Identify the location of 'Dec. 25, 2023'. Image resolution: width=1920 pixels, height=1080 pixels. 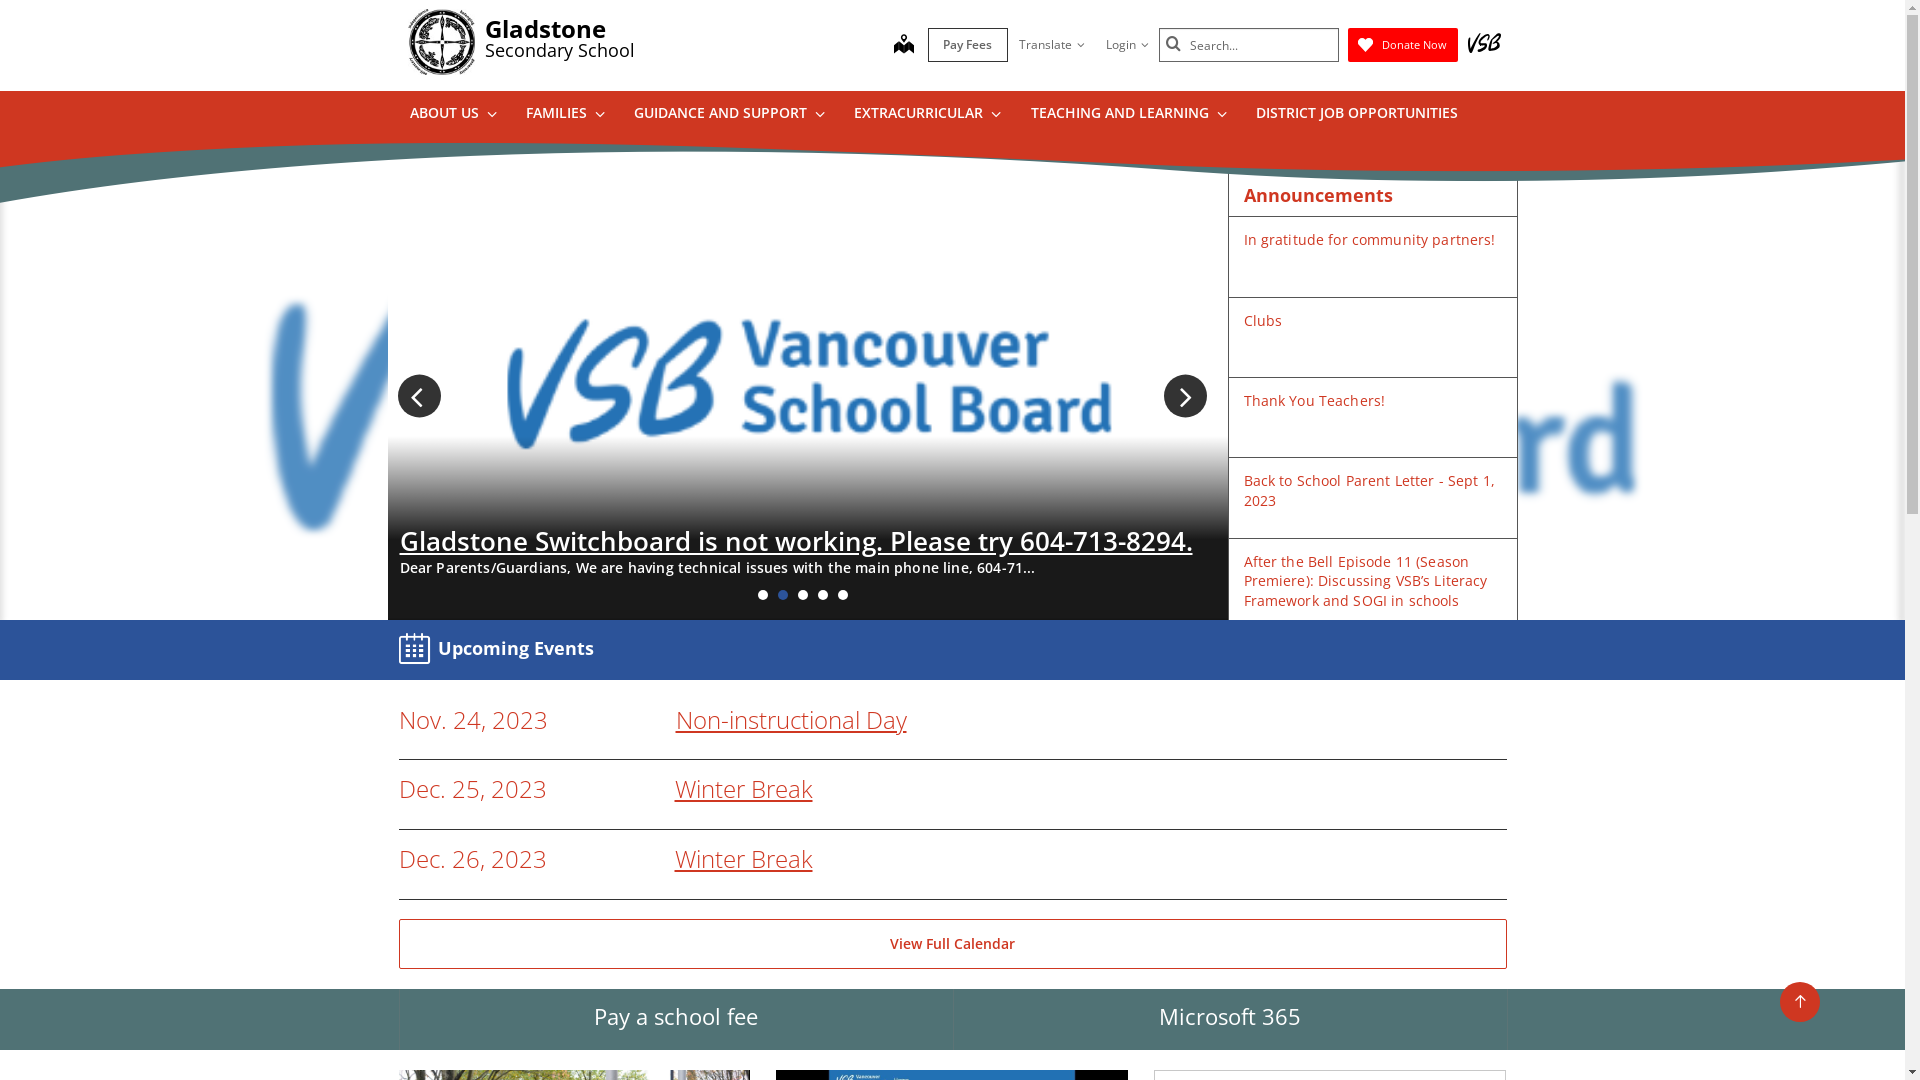
(470, 788).